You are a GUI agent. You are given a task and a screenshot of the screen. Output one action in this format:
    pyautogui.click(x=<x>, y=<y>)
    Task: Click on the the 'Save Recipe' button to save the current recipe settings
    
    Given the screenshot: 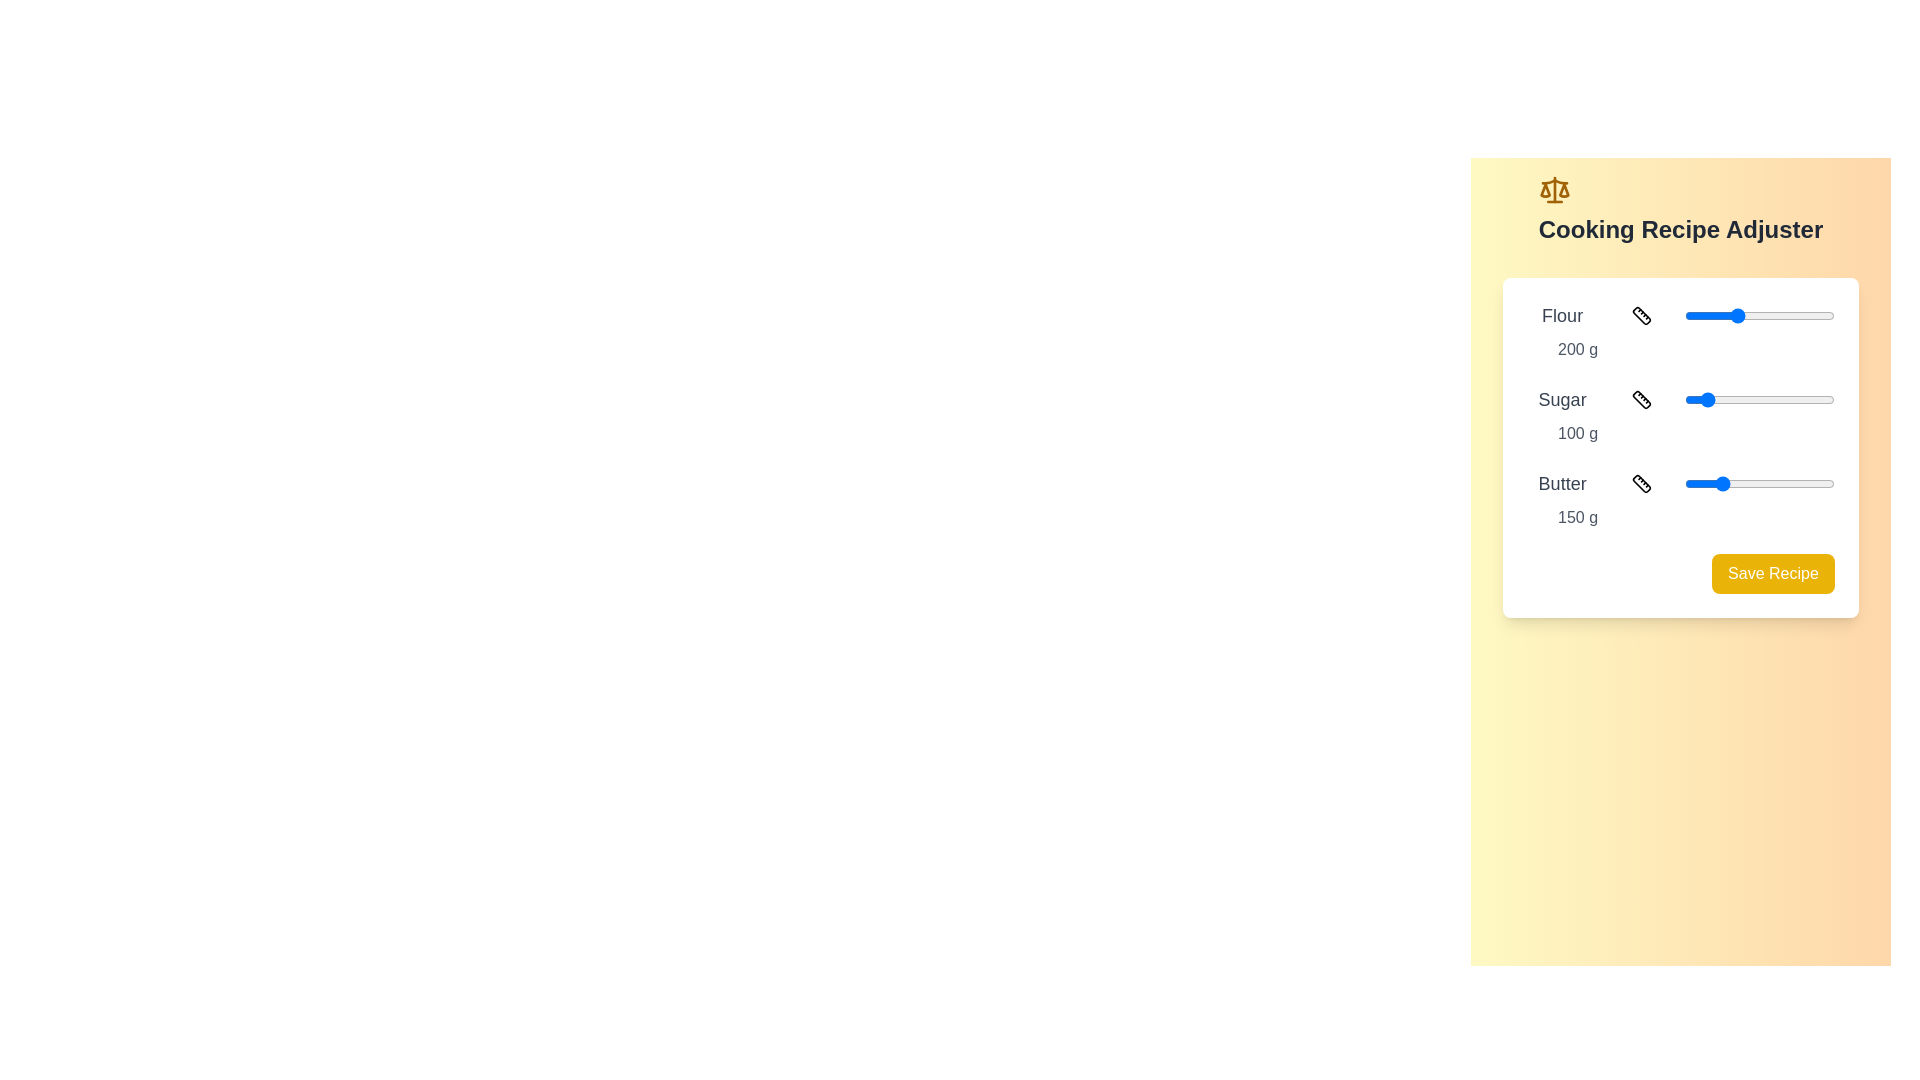 What is the action you would take?
    pyautogui.click(x=1772, y=574)
    